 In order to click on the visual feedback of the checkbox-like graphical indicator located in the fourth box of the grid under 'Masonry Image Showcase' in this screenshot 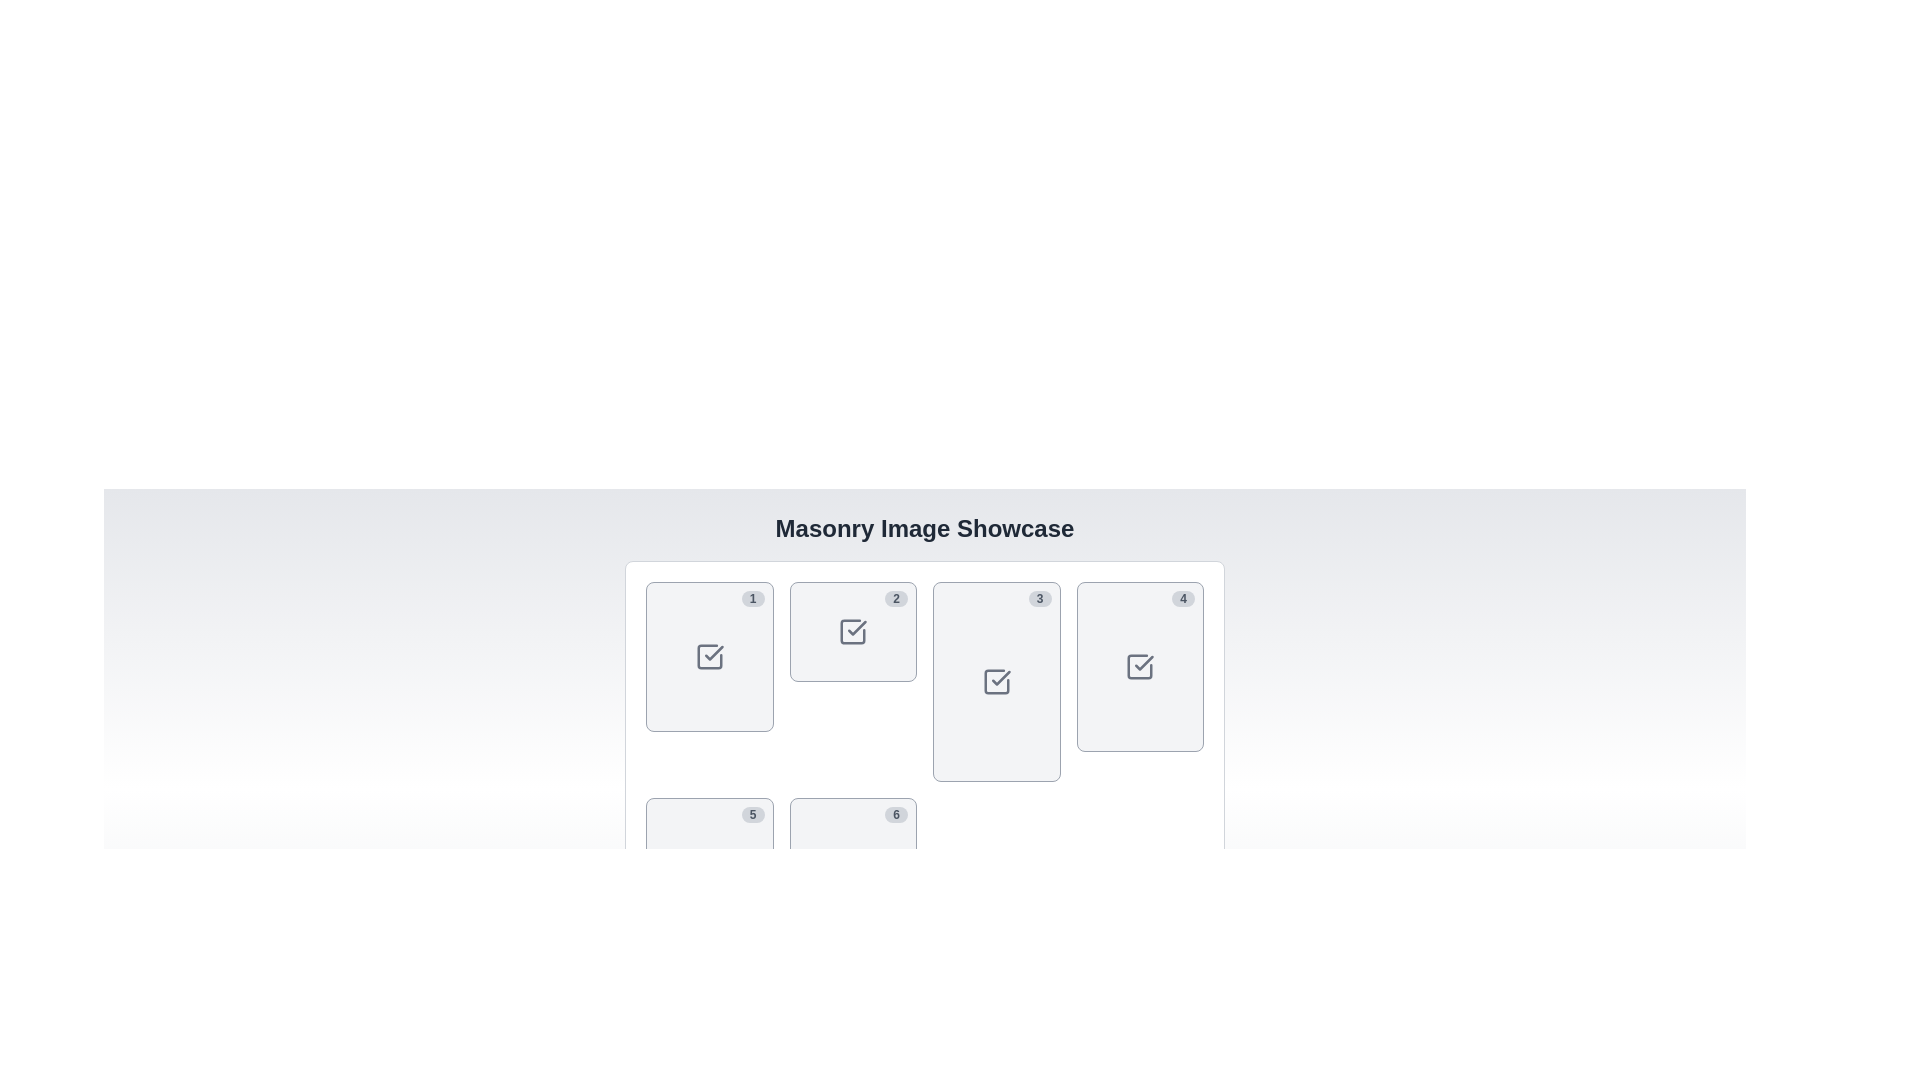, I will do `click(1140, 667)`.